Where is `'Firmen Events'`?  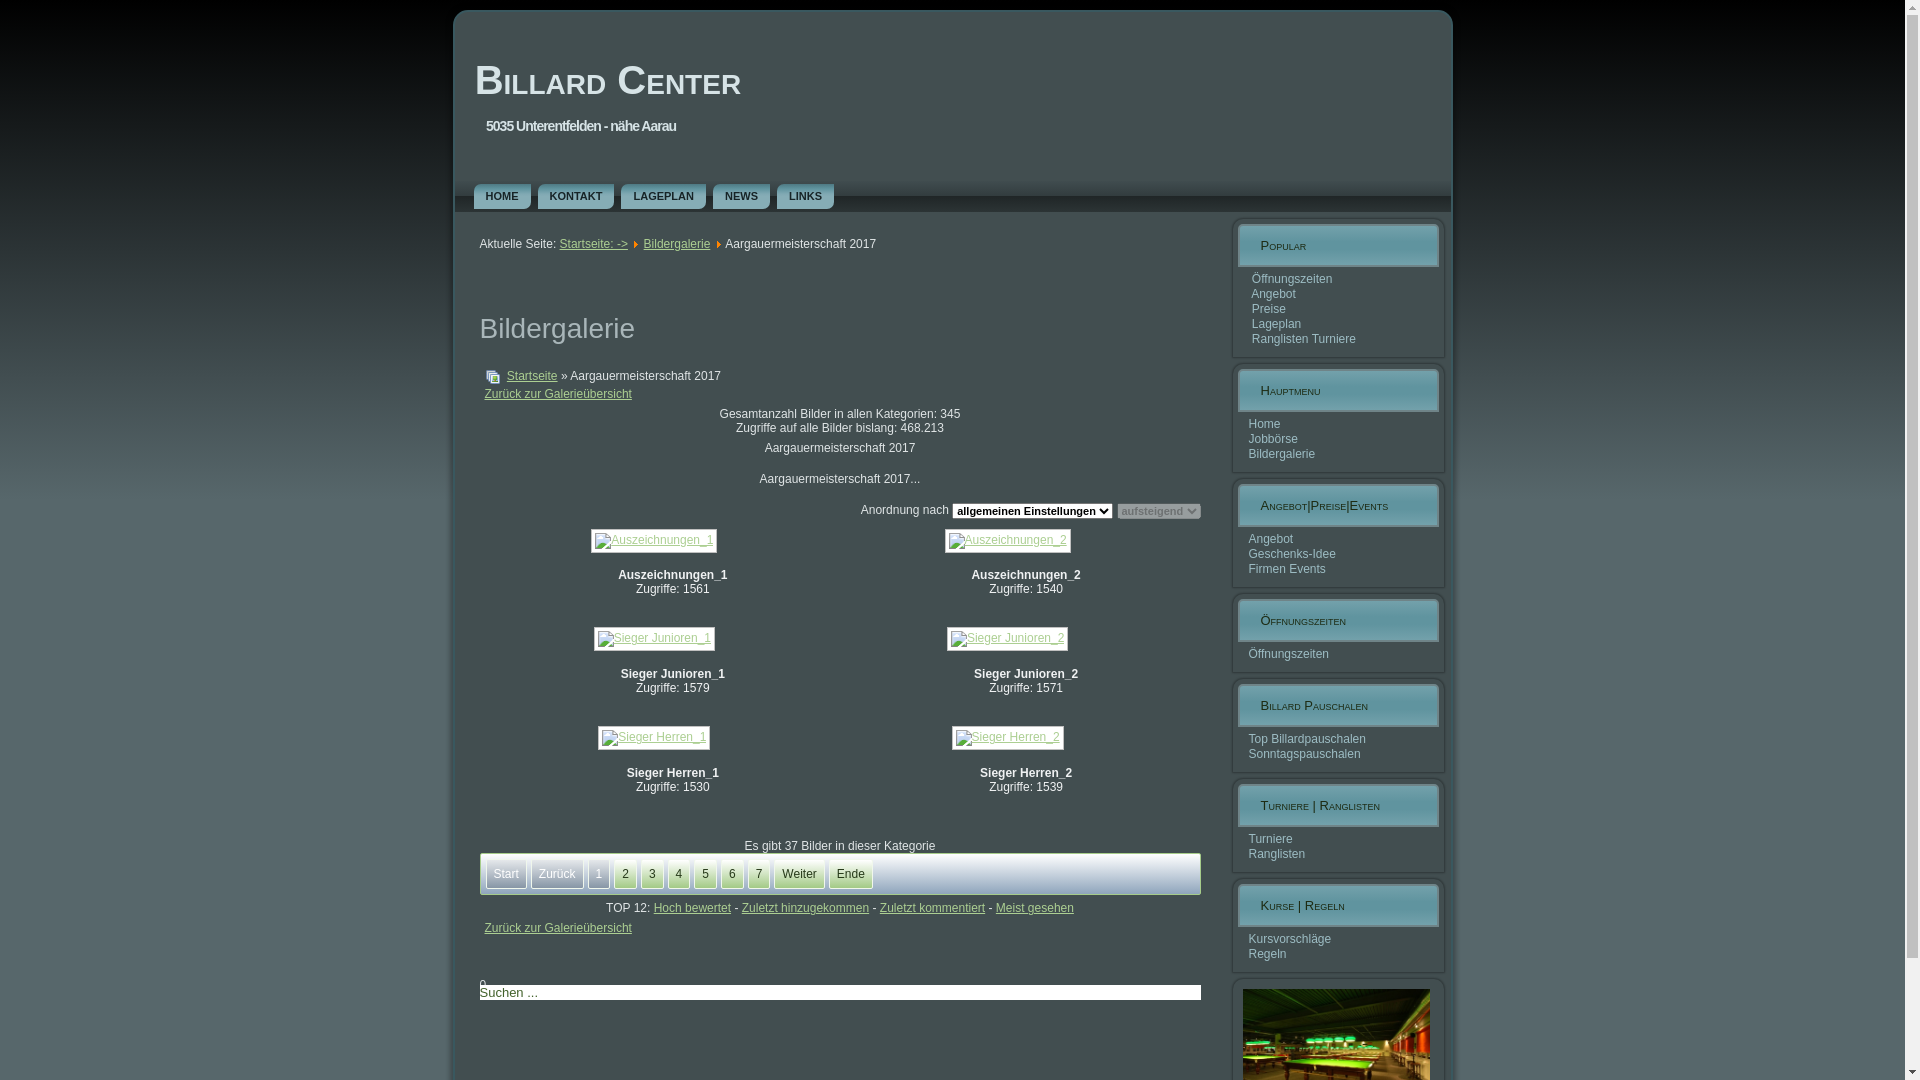
'Firmen Events' is located at coordinates (1286, 569).